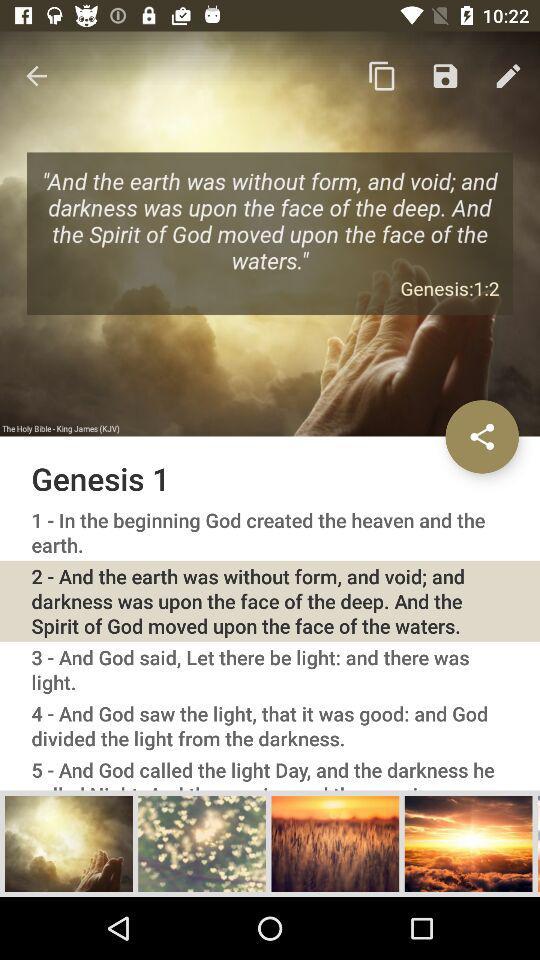 This screenshot has width=540, height=960. What do you see at coordinates (68, 842) in the screenshot?
I see `item at the bottom left corner` at bounding box center [68, 842].